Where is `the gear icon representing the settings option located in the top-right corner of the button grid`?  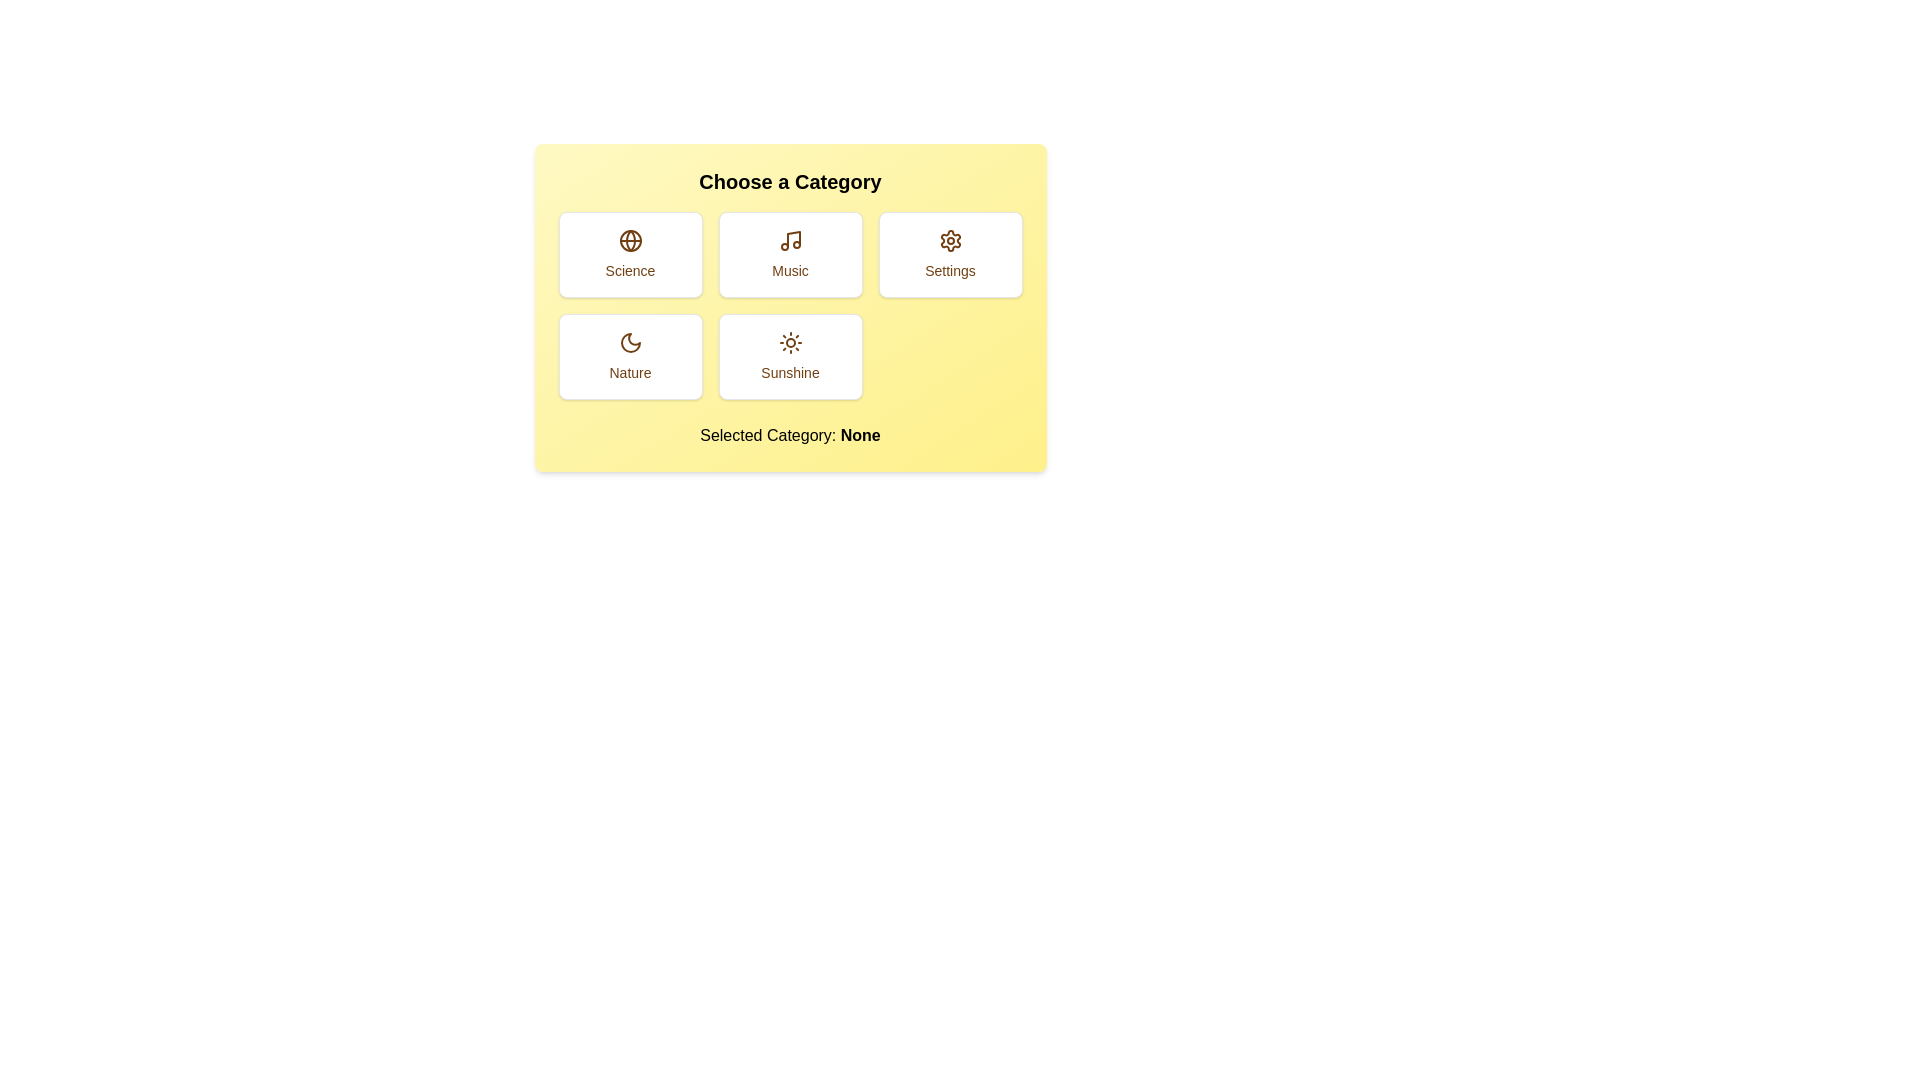 the gear icon representing the settings option located in the top-right corner of the button grid is located at coordinates (949, 239).